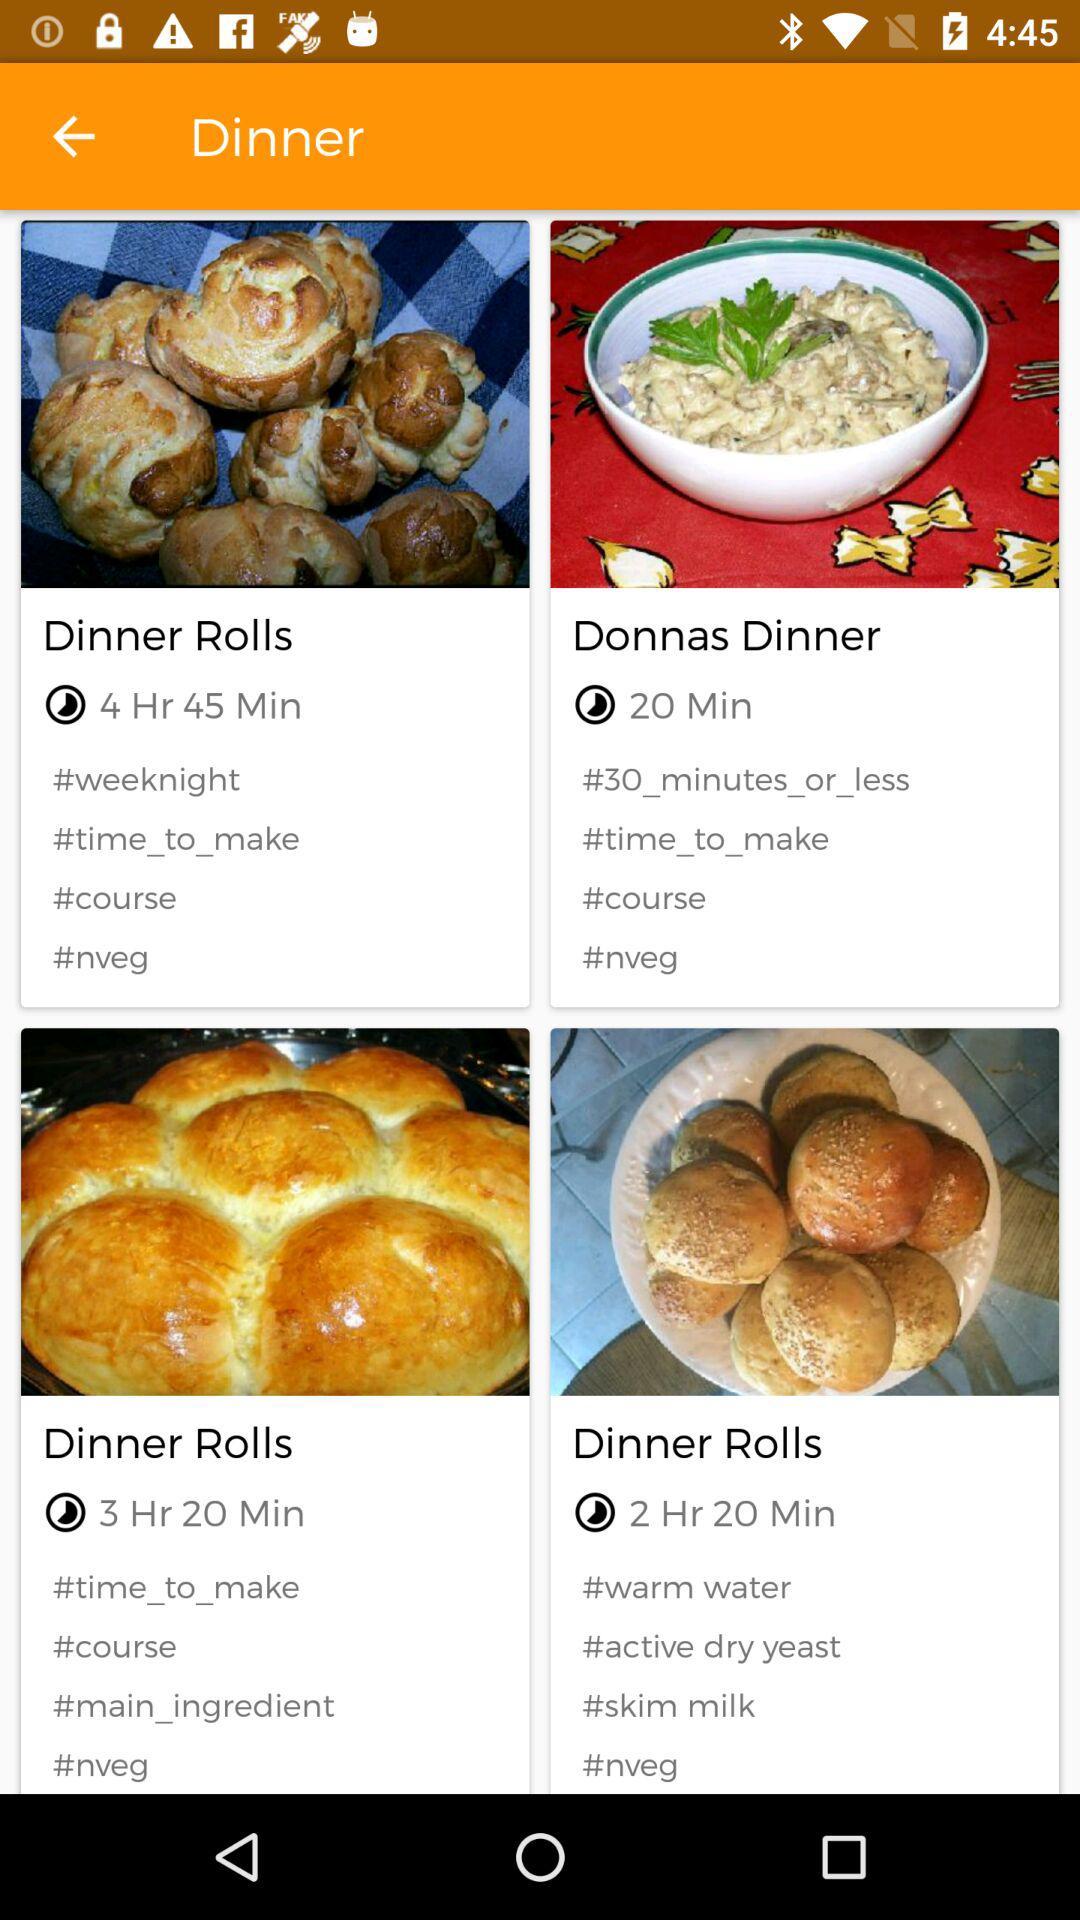 This screenshot has width=1080, height=1920. I want to click on the icon next to #time_to_make, so click(803, 1645).